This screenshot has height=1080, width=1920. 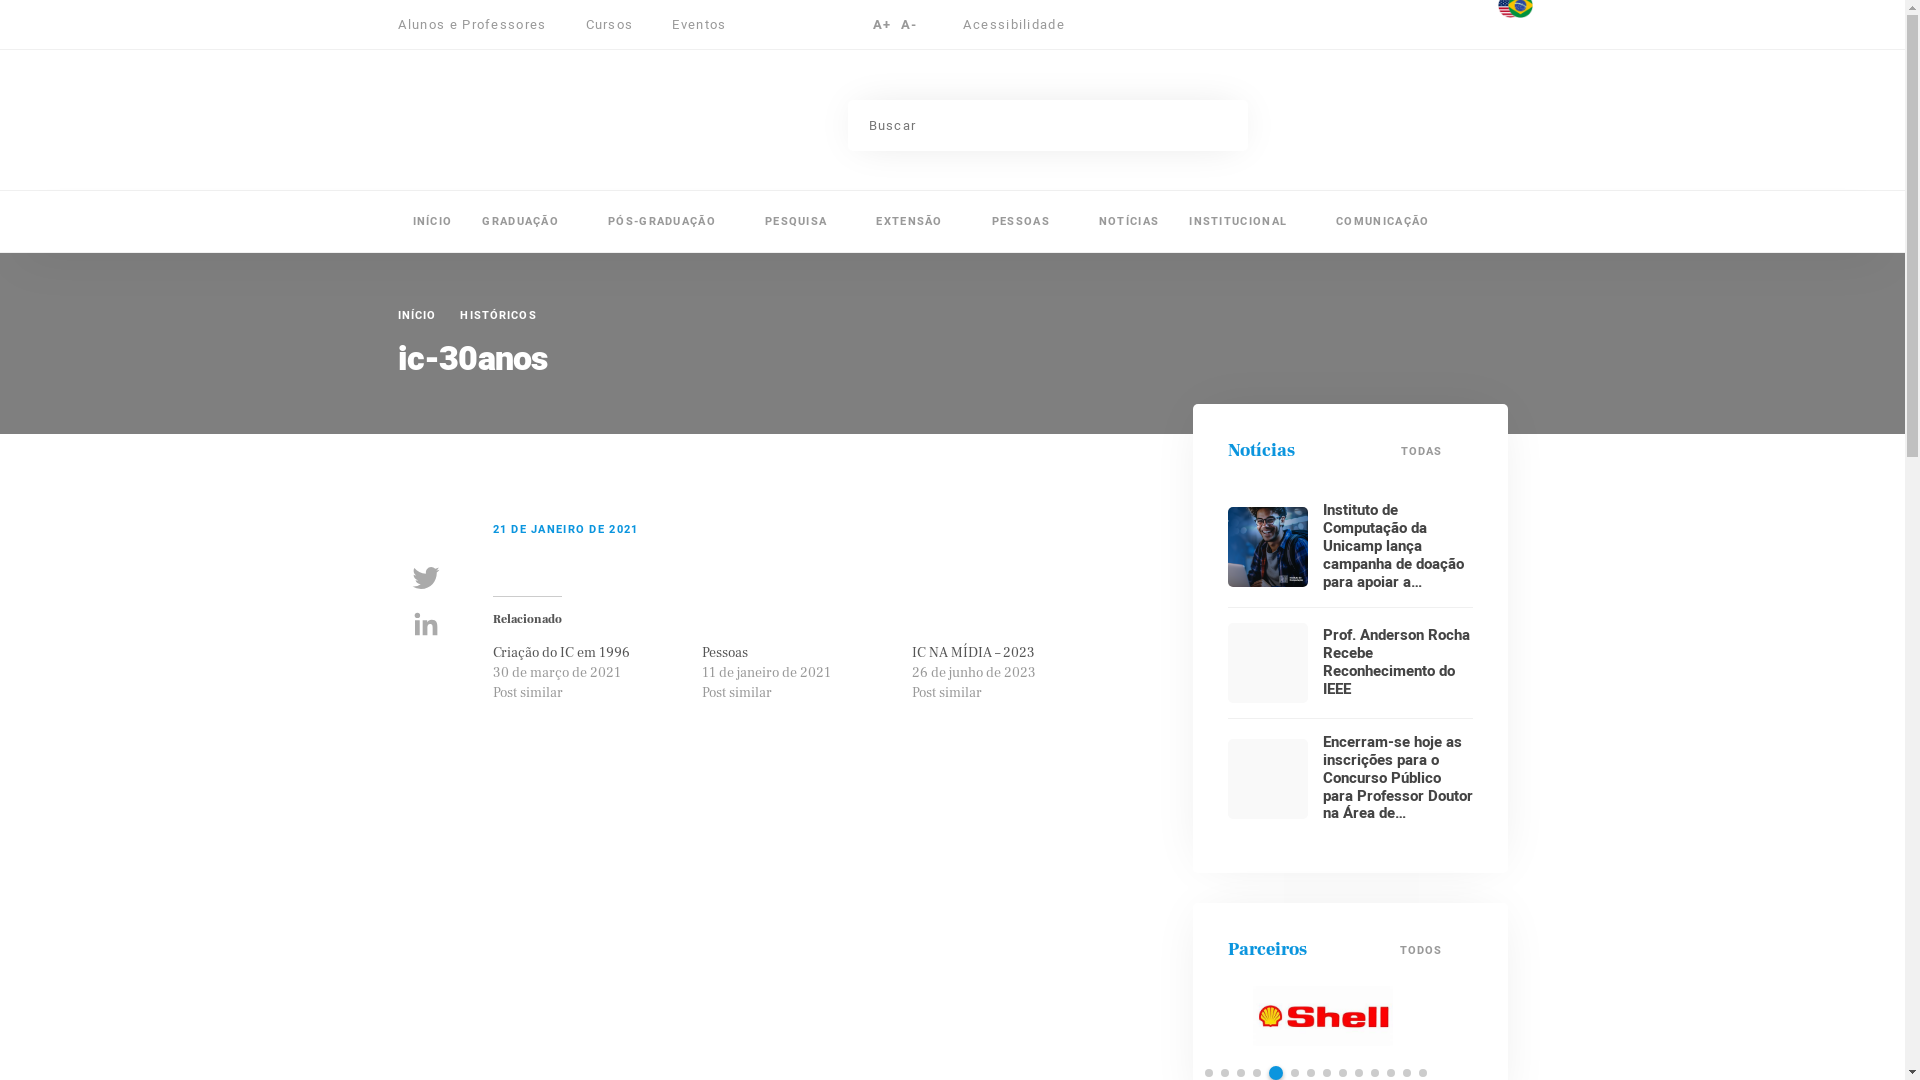 I want to click on 'PESQUISA', so click(x=805, y=221).